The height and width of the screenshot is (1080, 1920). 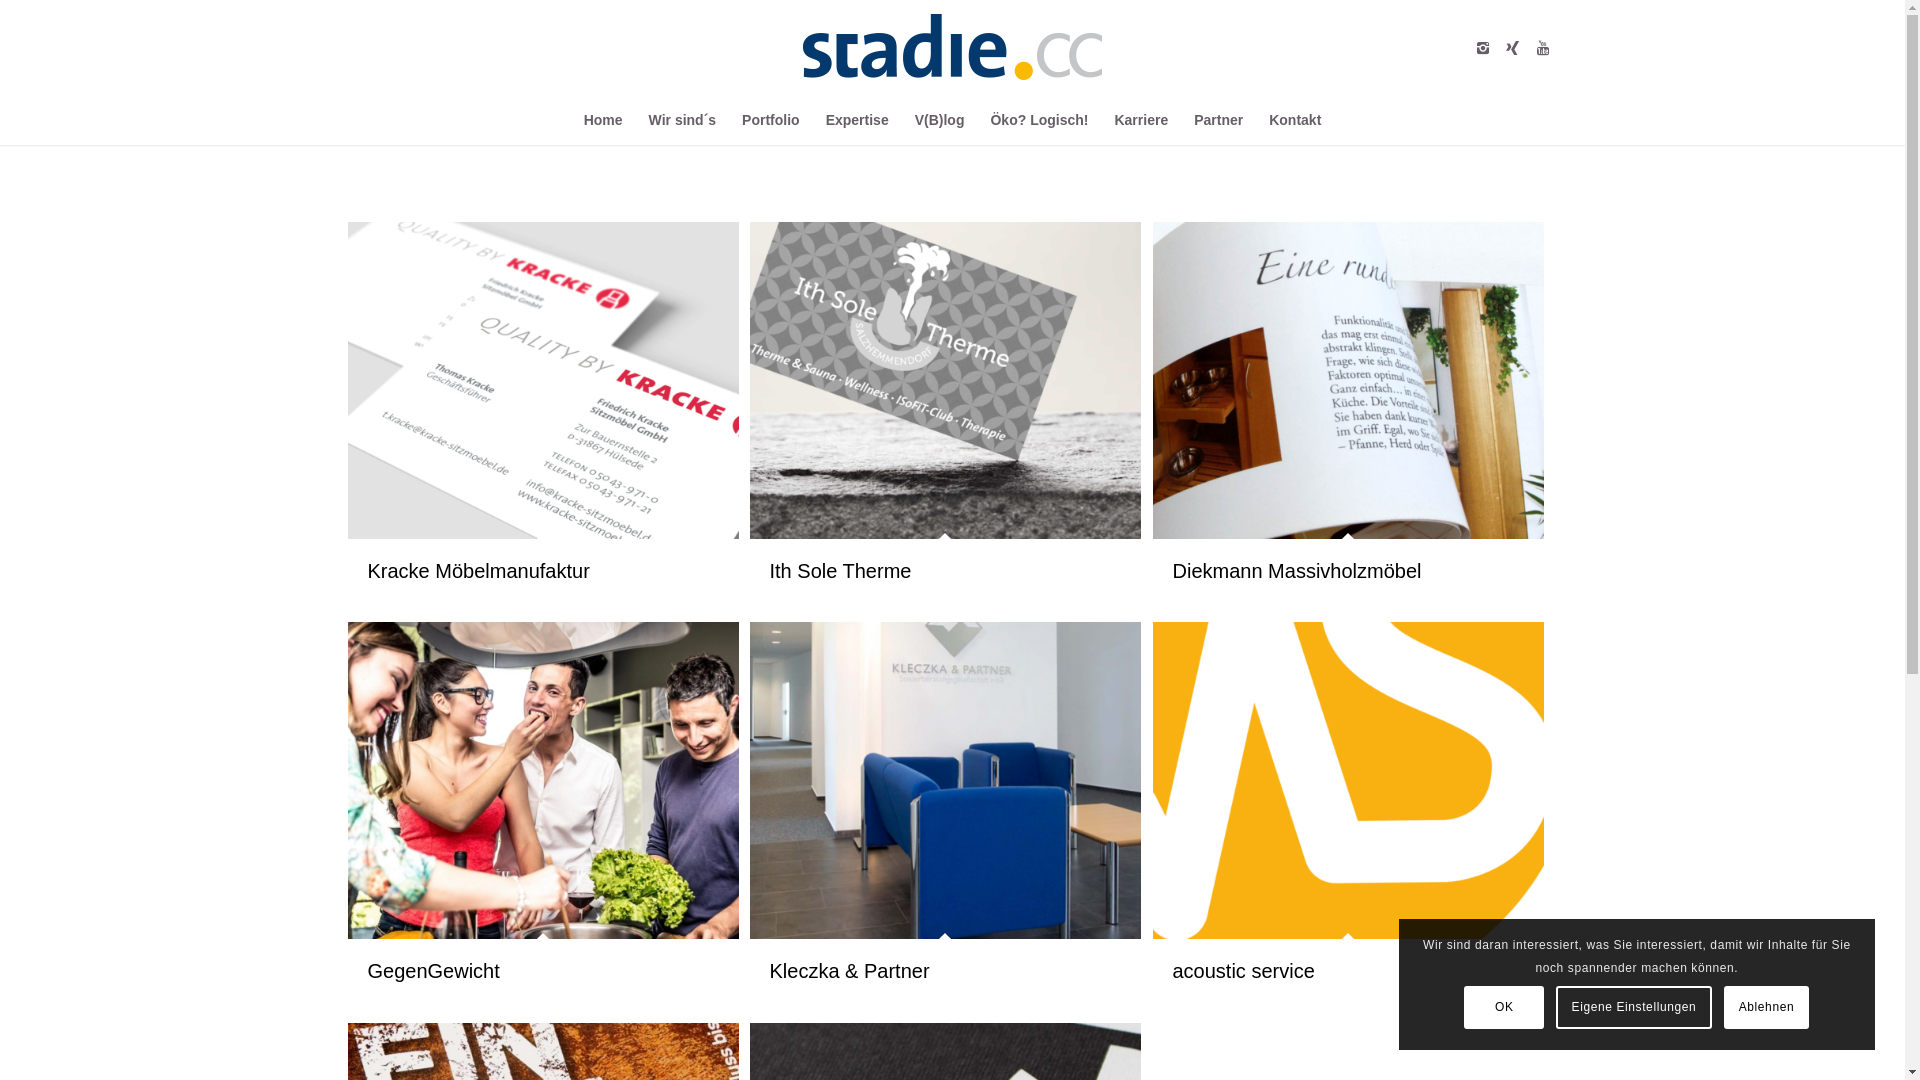 I want to click on 'Kontakt', so click(x=1255, y=119).